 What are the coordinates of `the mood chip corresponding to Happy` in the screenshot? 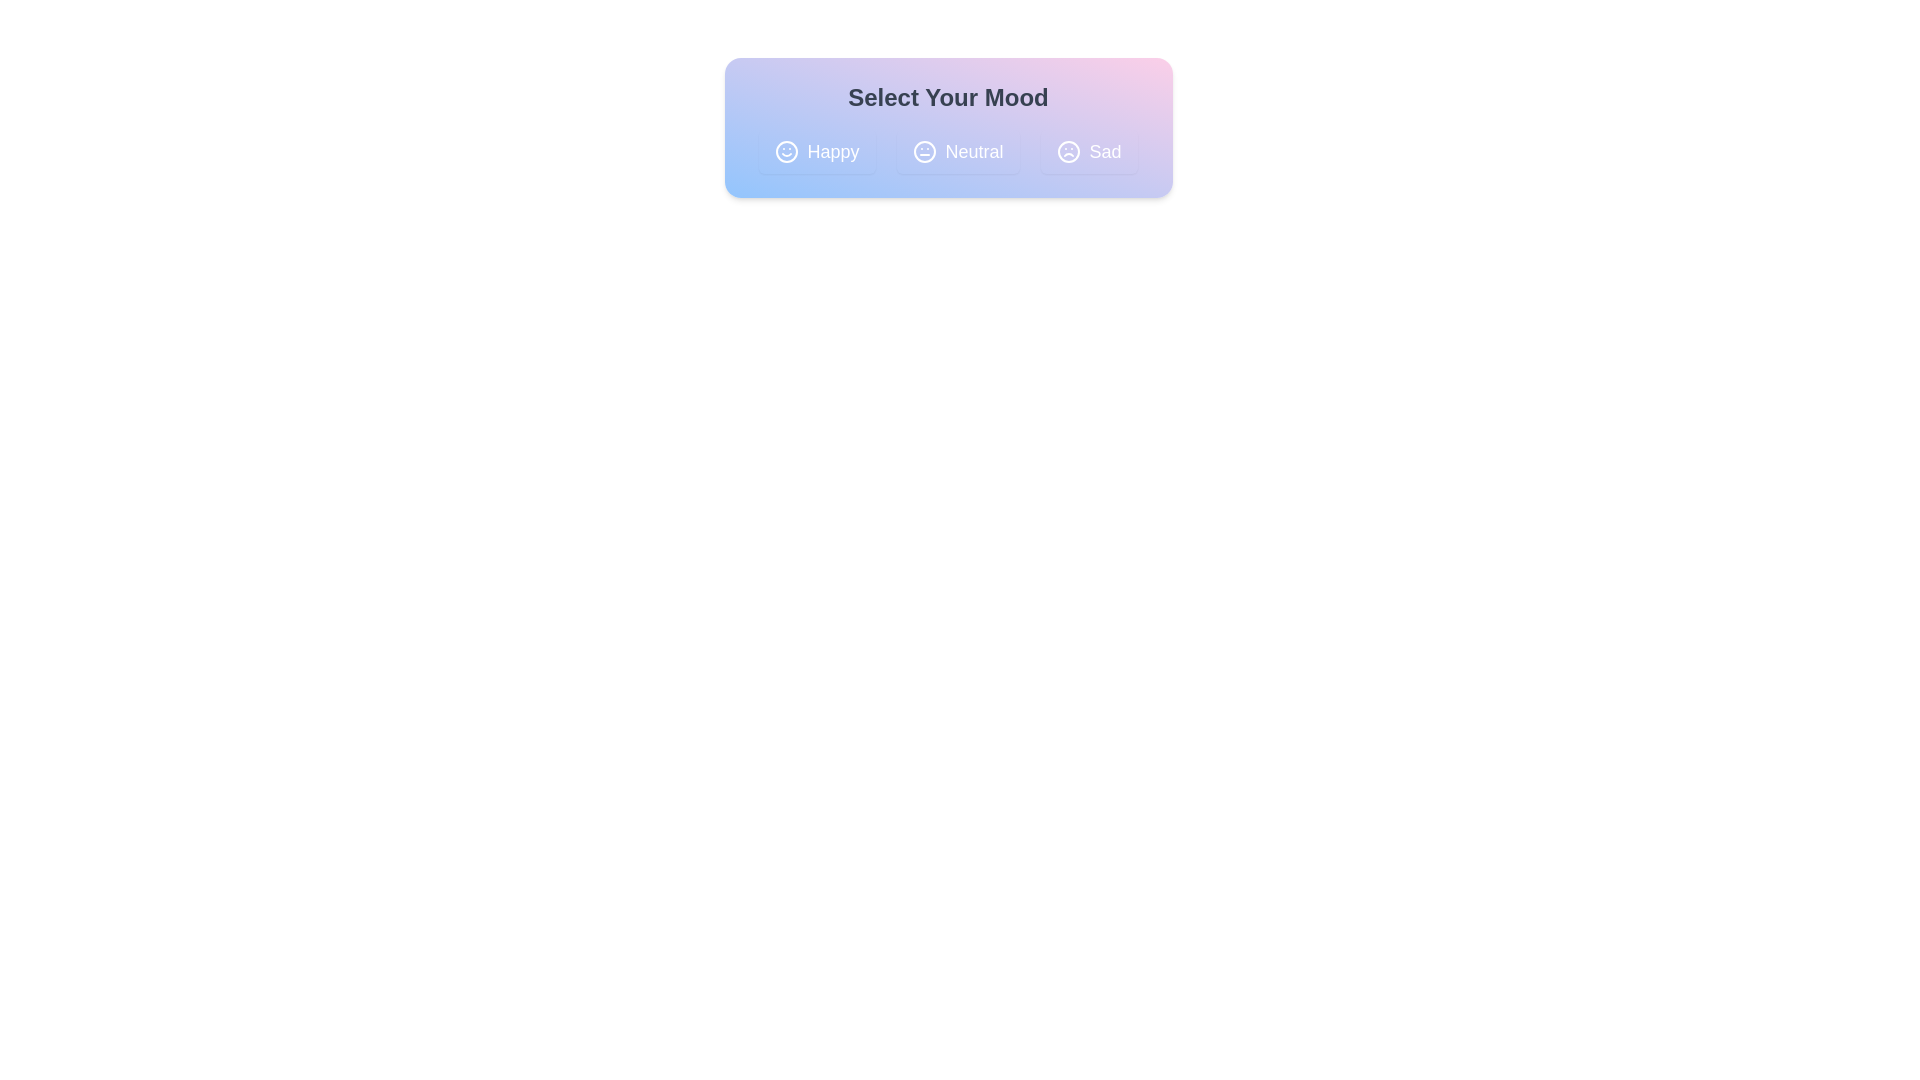 It's located at (817, 150).